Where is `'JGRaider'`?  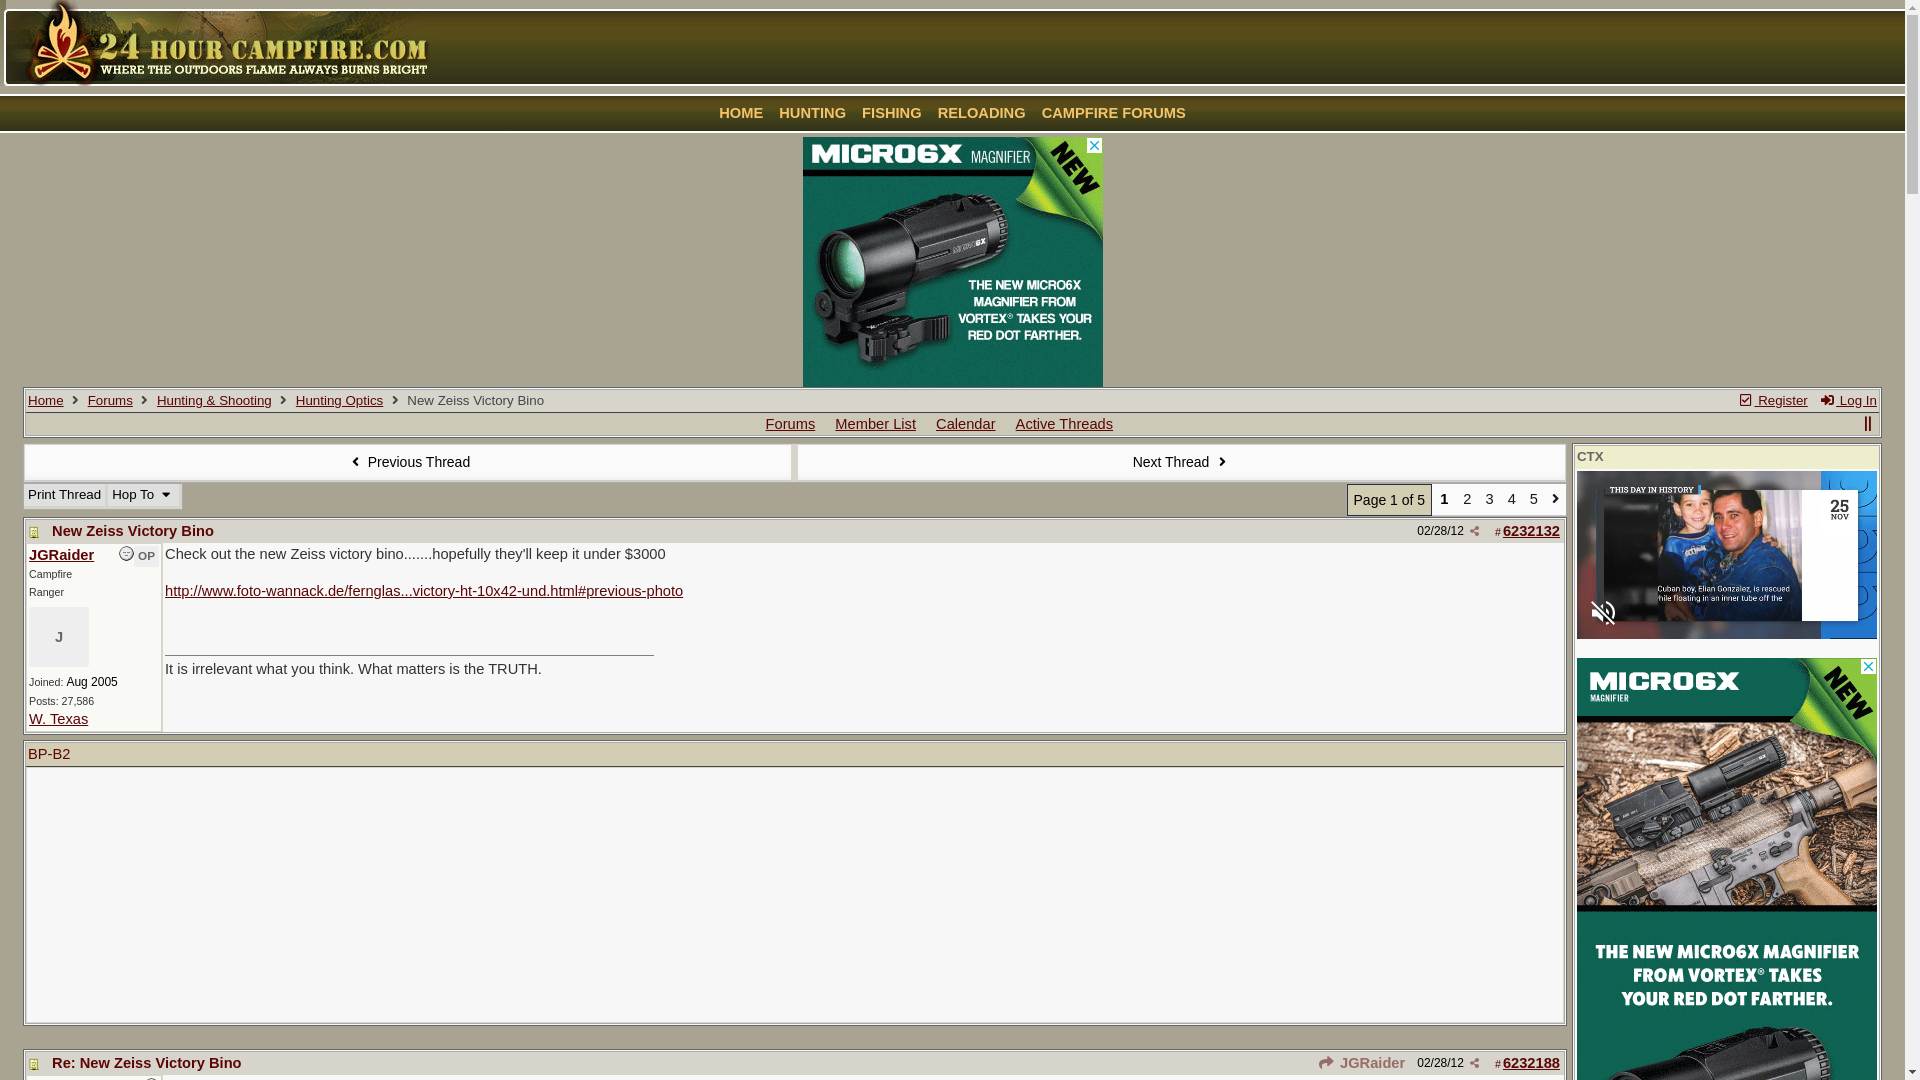
'JGRaider' is located at coordinates (61, 555).